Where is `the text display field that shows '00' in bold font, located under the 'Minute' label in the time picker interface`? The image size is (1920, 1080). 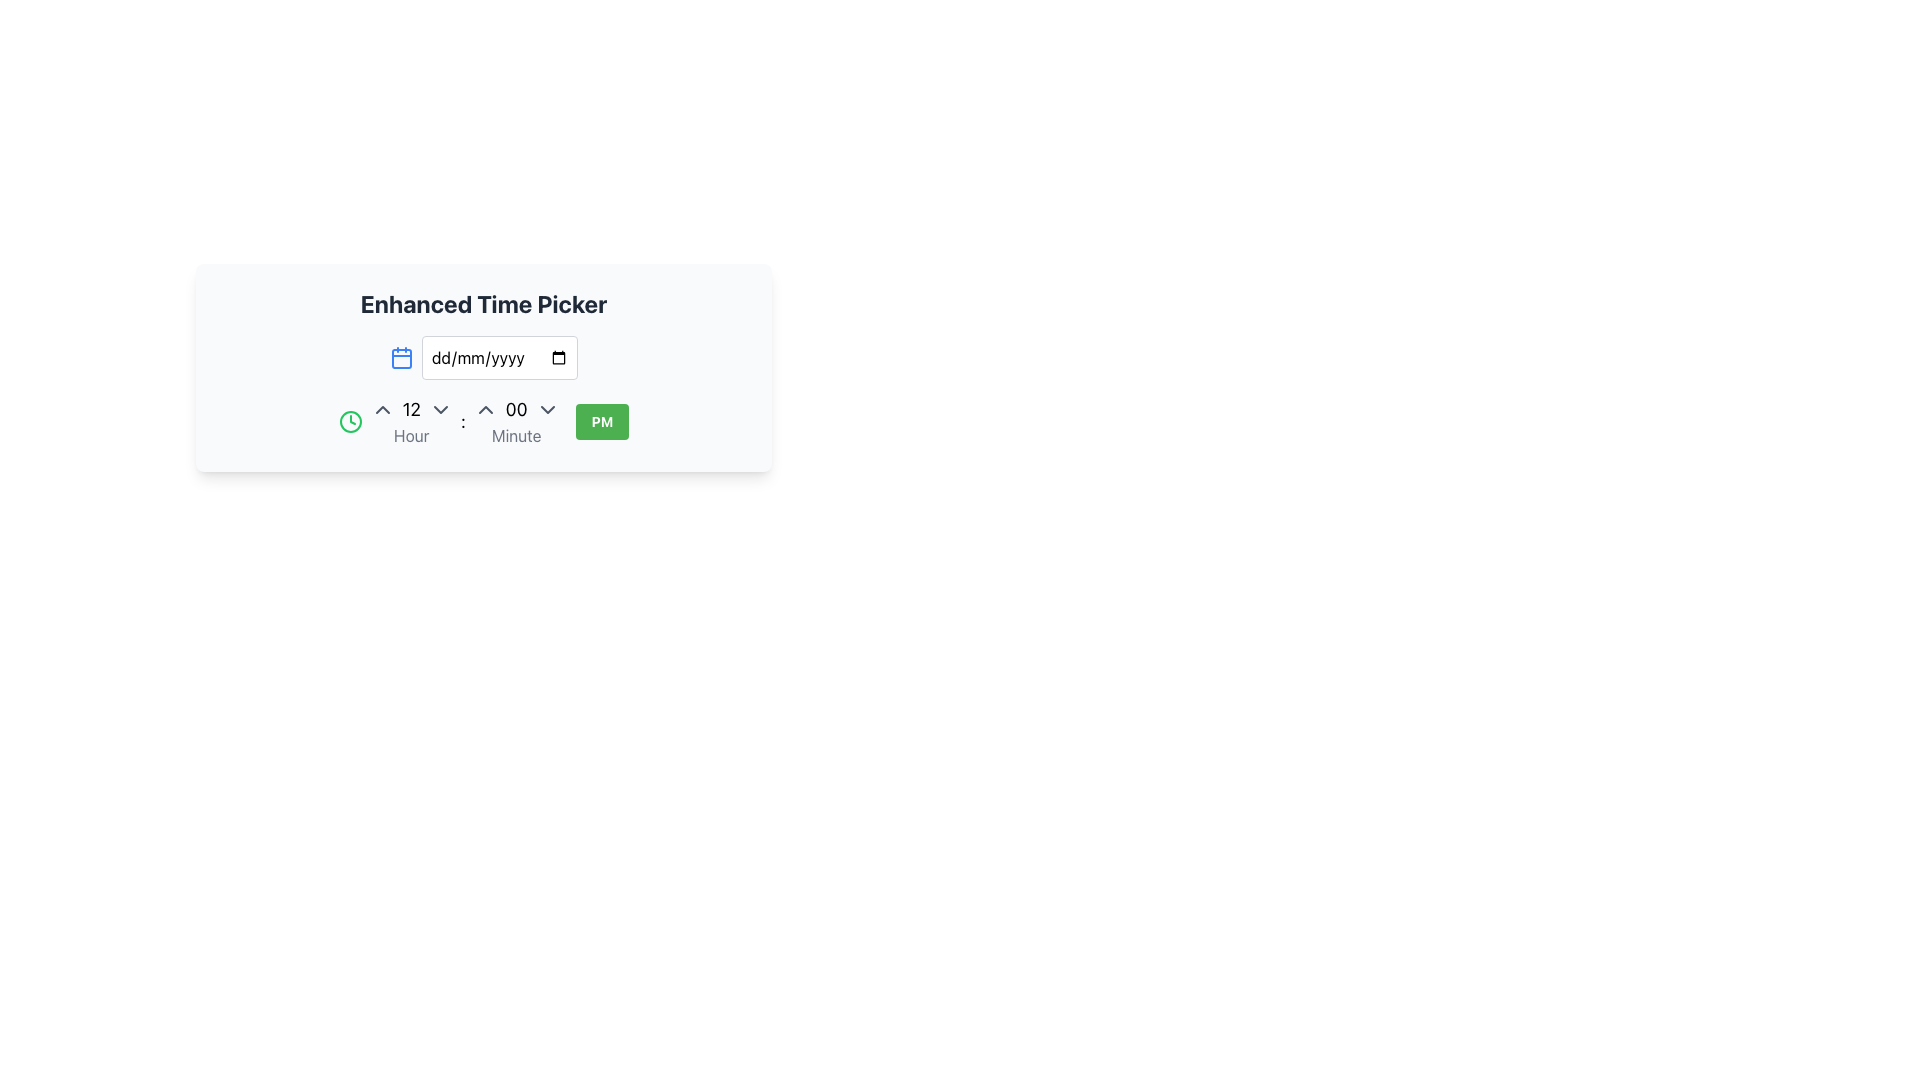 the text display field that shows '00' in bold font, located under the 'Minute' label in the time picker interface is located at coordinates (516, 408).